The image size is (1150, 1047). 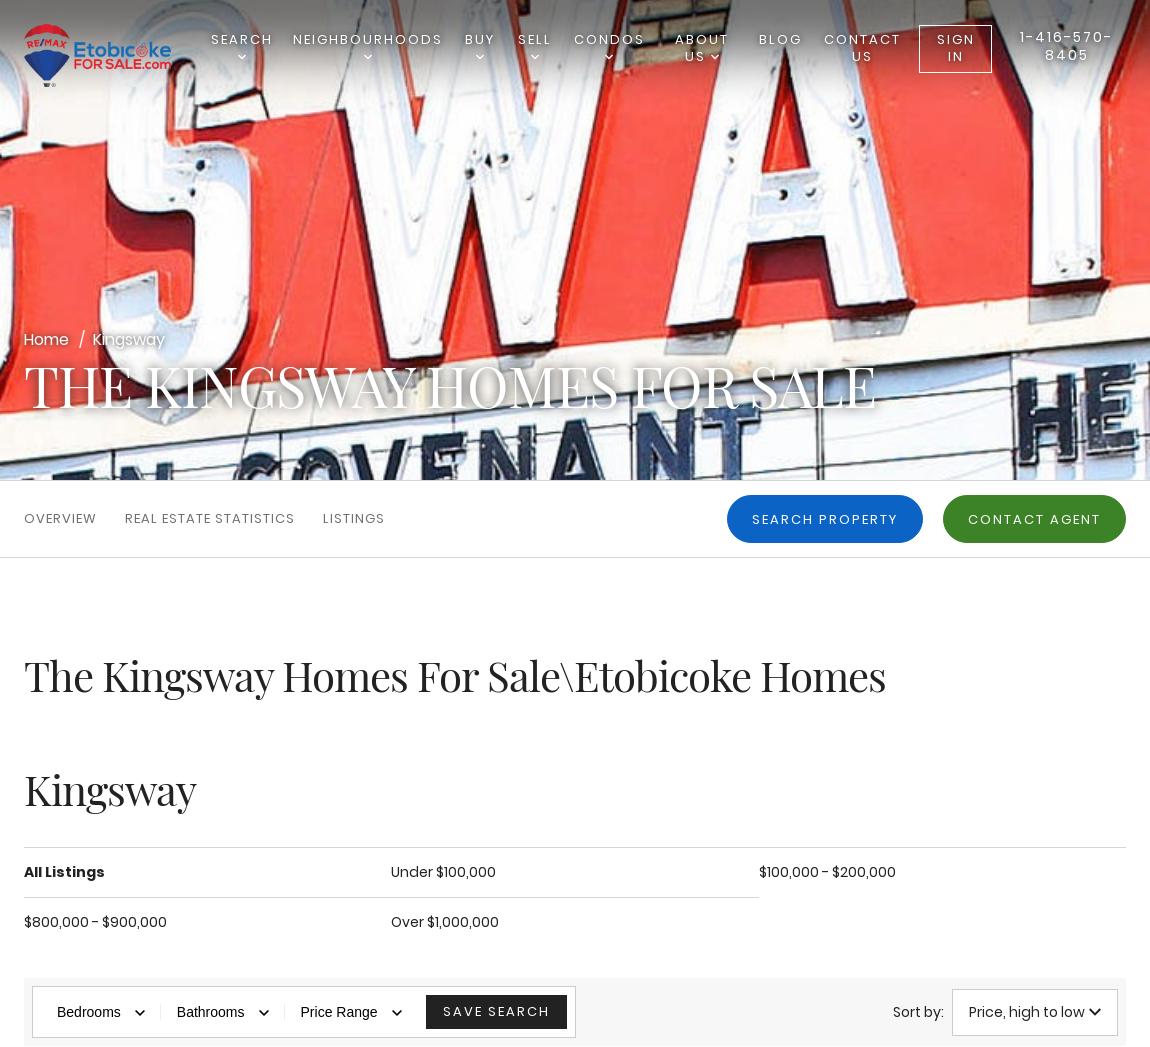 I want to click on 'The Kingsway Homes For Sale', so click(x=449, y=383).